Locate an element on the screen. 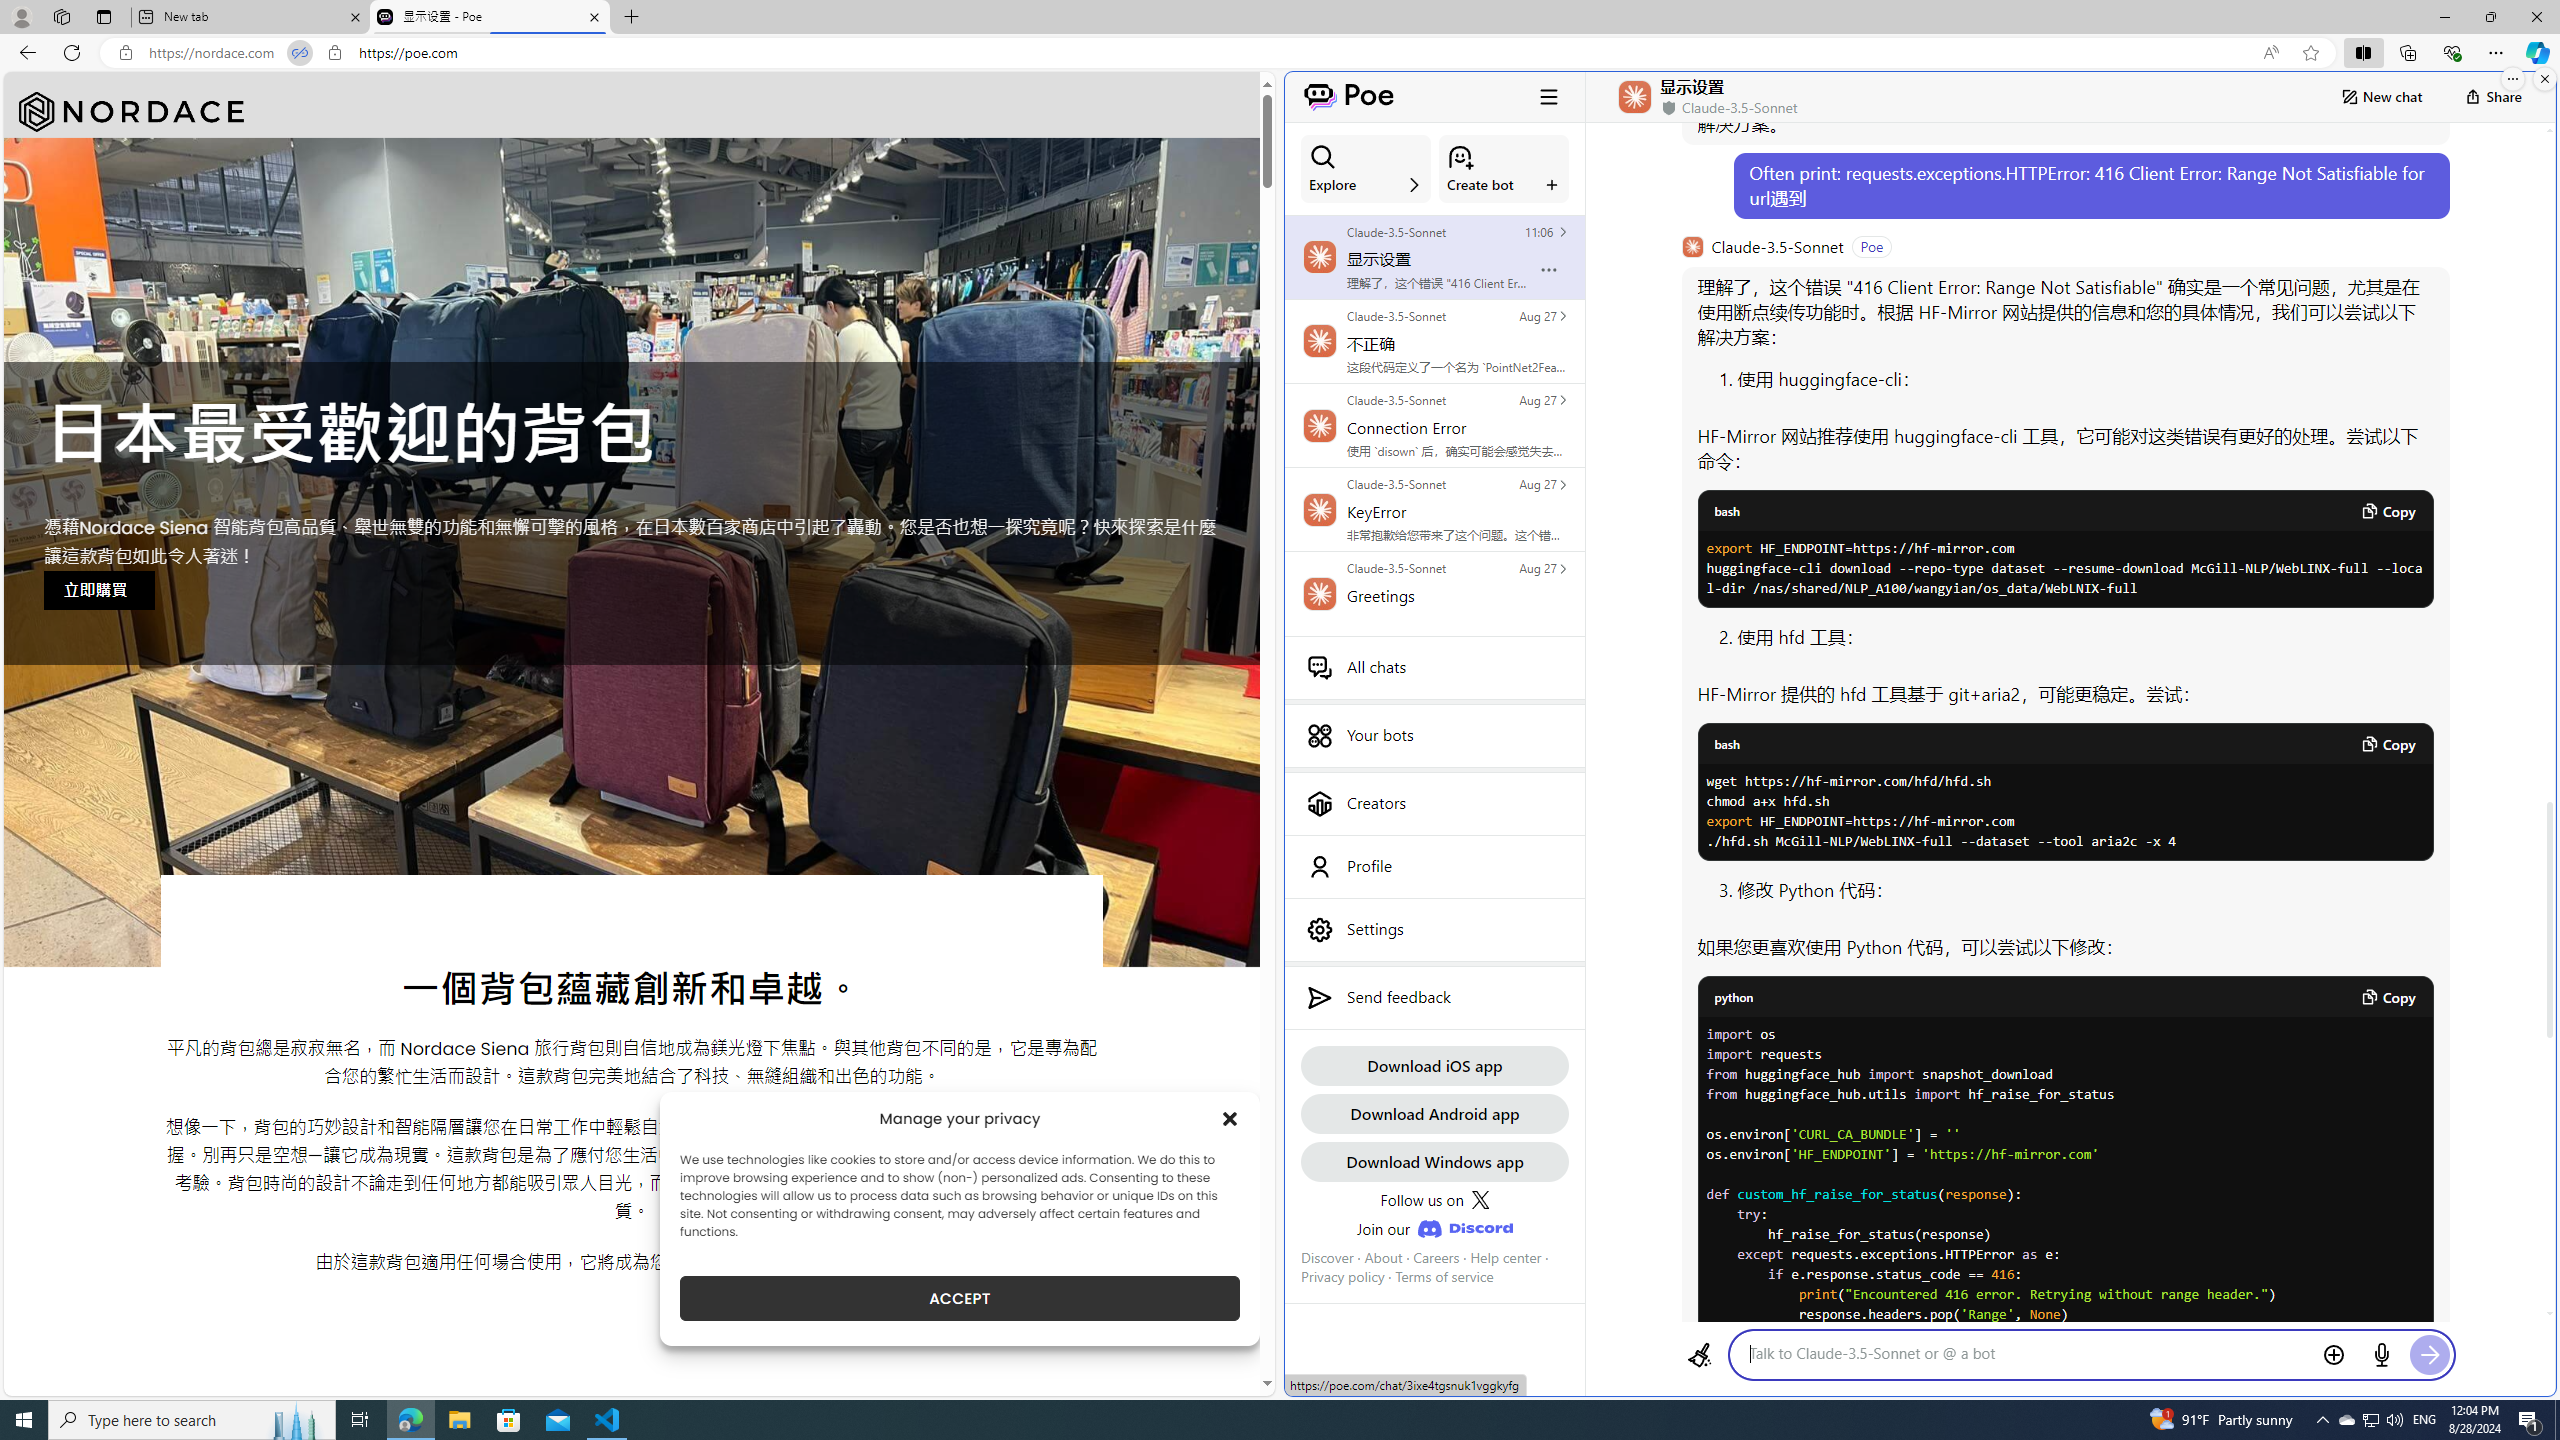 This screenshot has width=2560, height=1440. 'Help center' is located at coordinates (1504, 1256).